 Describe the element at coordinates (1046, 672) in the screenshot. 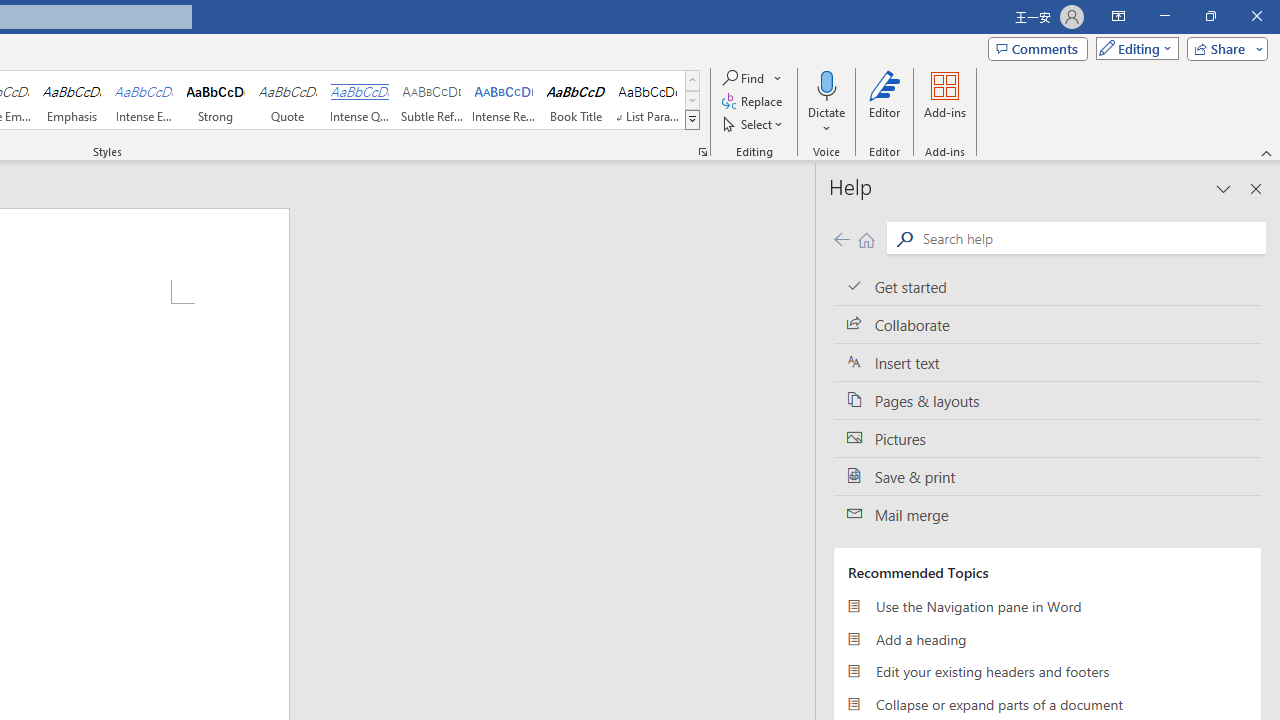

I see `'Edit your existing headers and footers'` at that location.